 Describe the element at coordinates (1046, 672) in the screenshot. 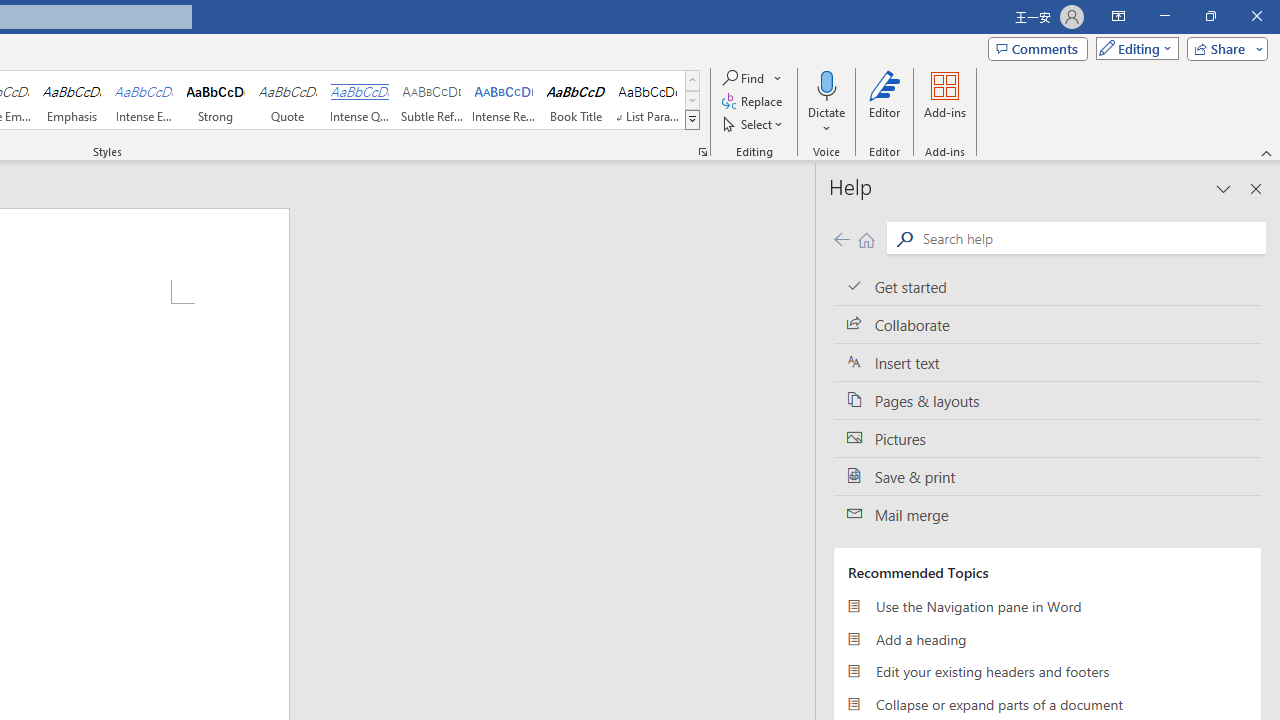

I see `'Edit your existing headers and footers'` at that location.